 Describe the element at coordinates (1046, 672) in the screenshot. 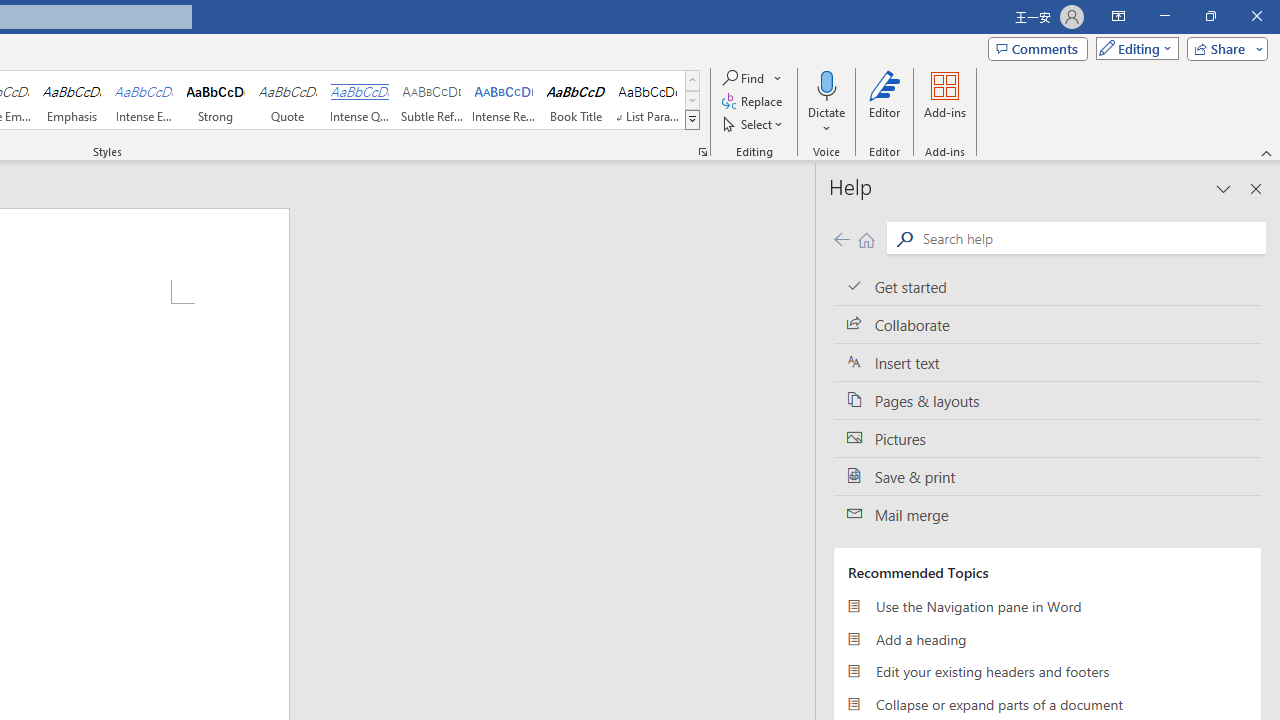

I see `'Edit your existing headers and footers'` at that location.